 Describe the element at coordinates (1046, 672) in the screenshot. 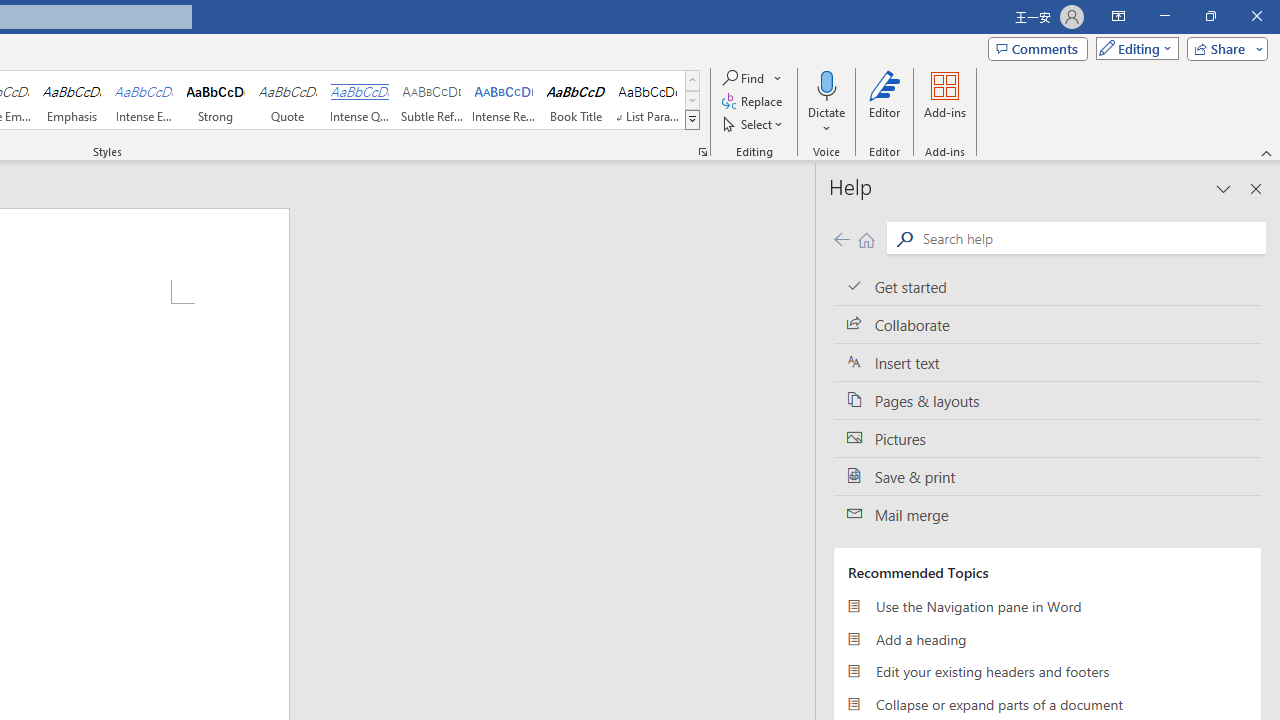

I see `'Edit your existing headers and footers'` at that location.